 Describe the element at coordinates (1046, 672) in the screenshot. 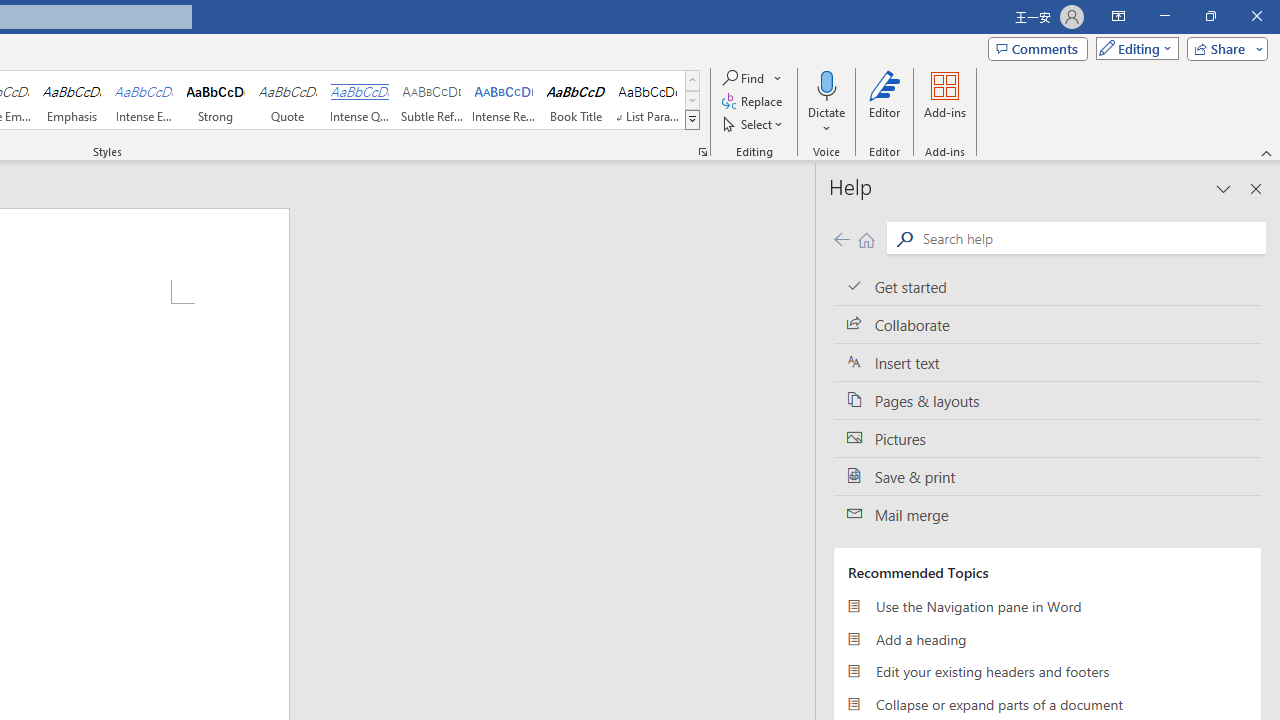

I see `'Edit your existing headers and footers'` at that location.